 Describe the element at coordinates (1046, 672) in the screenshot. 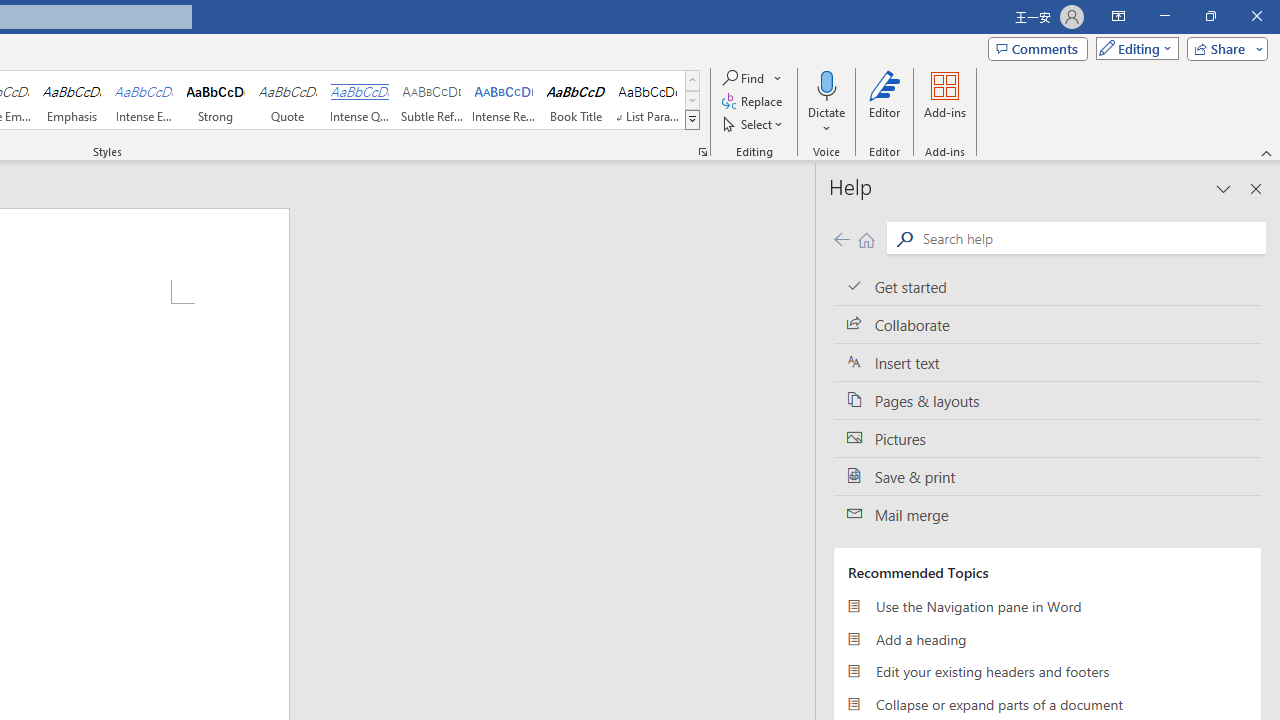

I see `'Edit your existing headers and footers'` at that location.